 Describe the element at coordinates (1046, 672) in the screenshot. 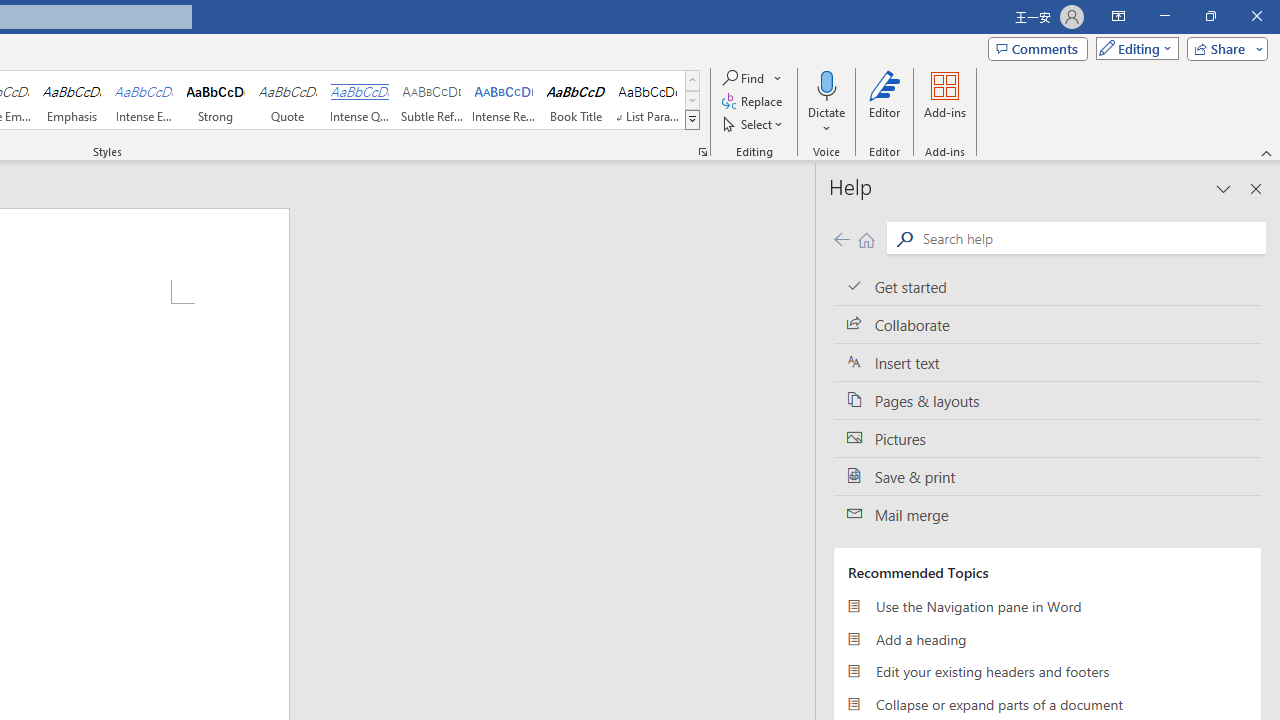

I see `'Edit your existing headers and footers'` at that location.